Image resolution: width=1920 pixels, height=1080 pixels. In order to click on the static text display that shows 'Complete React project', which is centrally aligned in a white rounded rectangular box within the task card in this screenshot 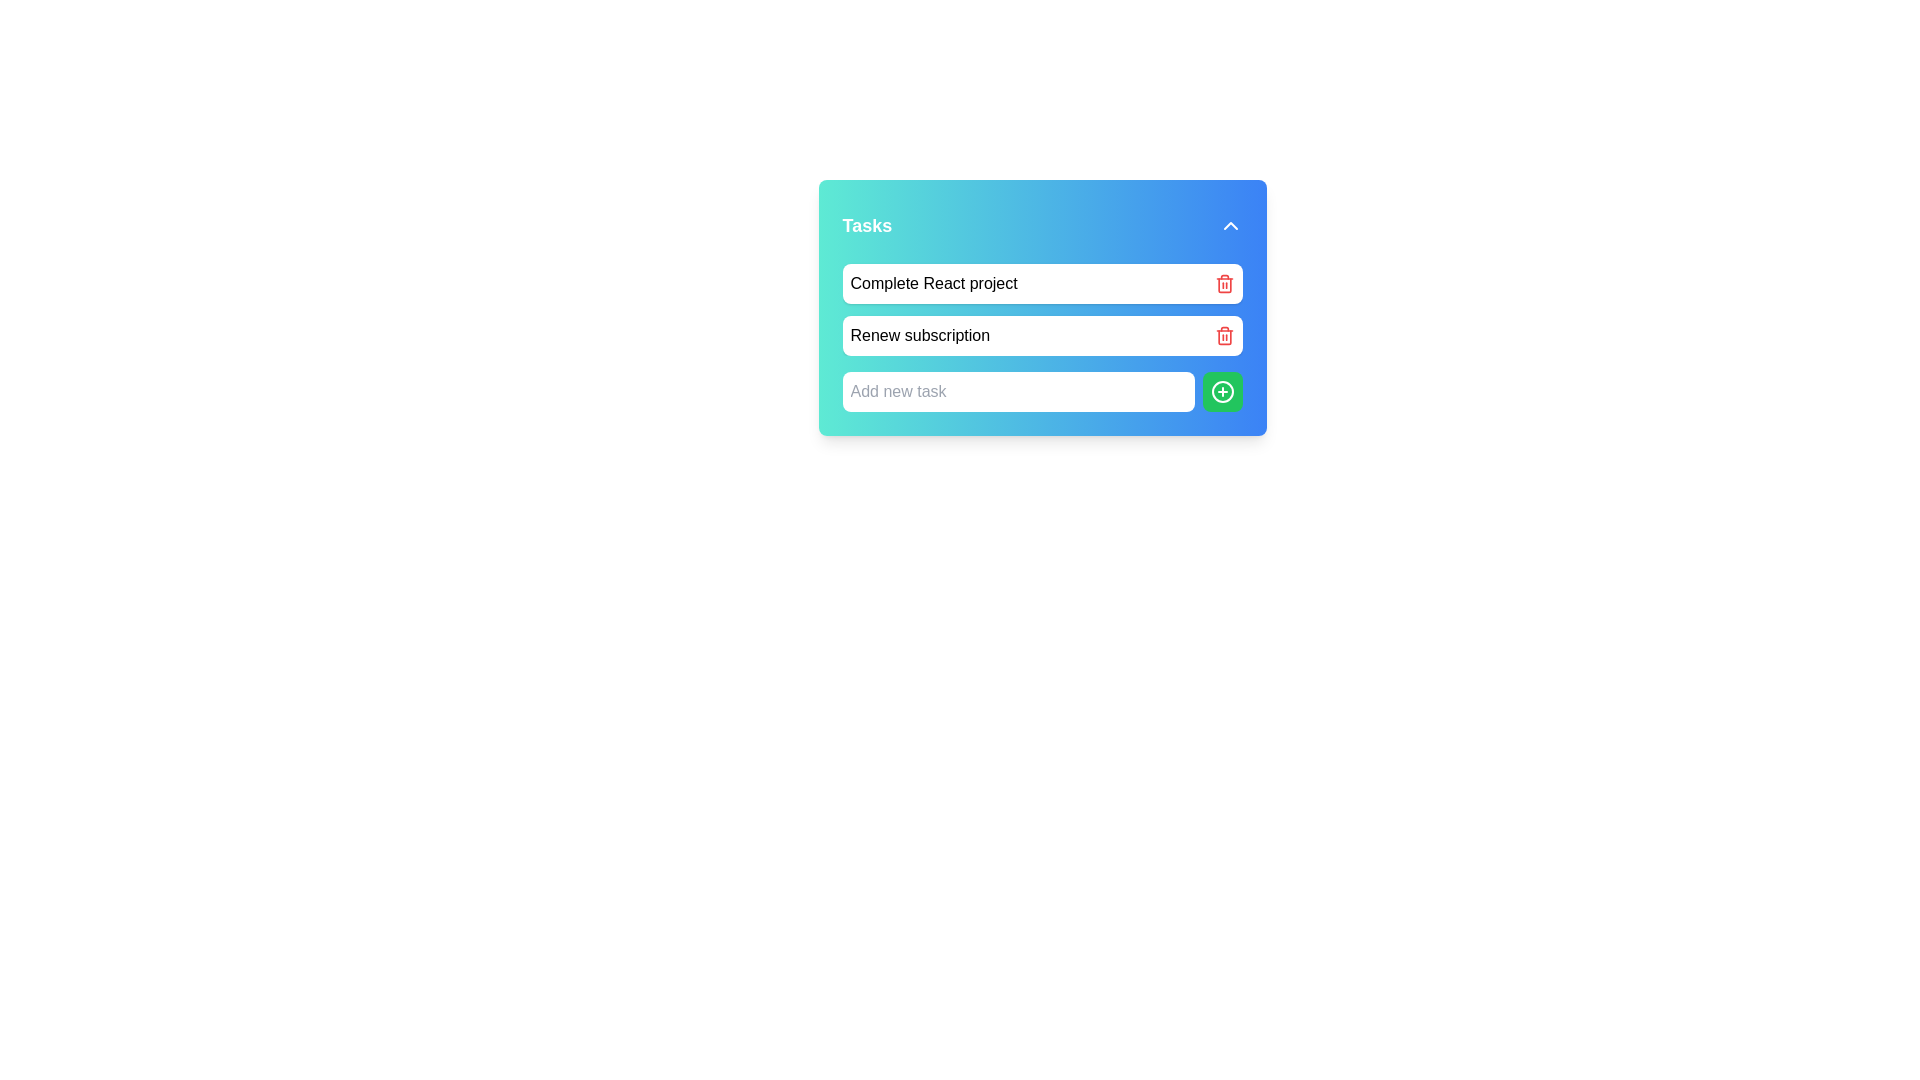, I will do `click(933, 284)`.